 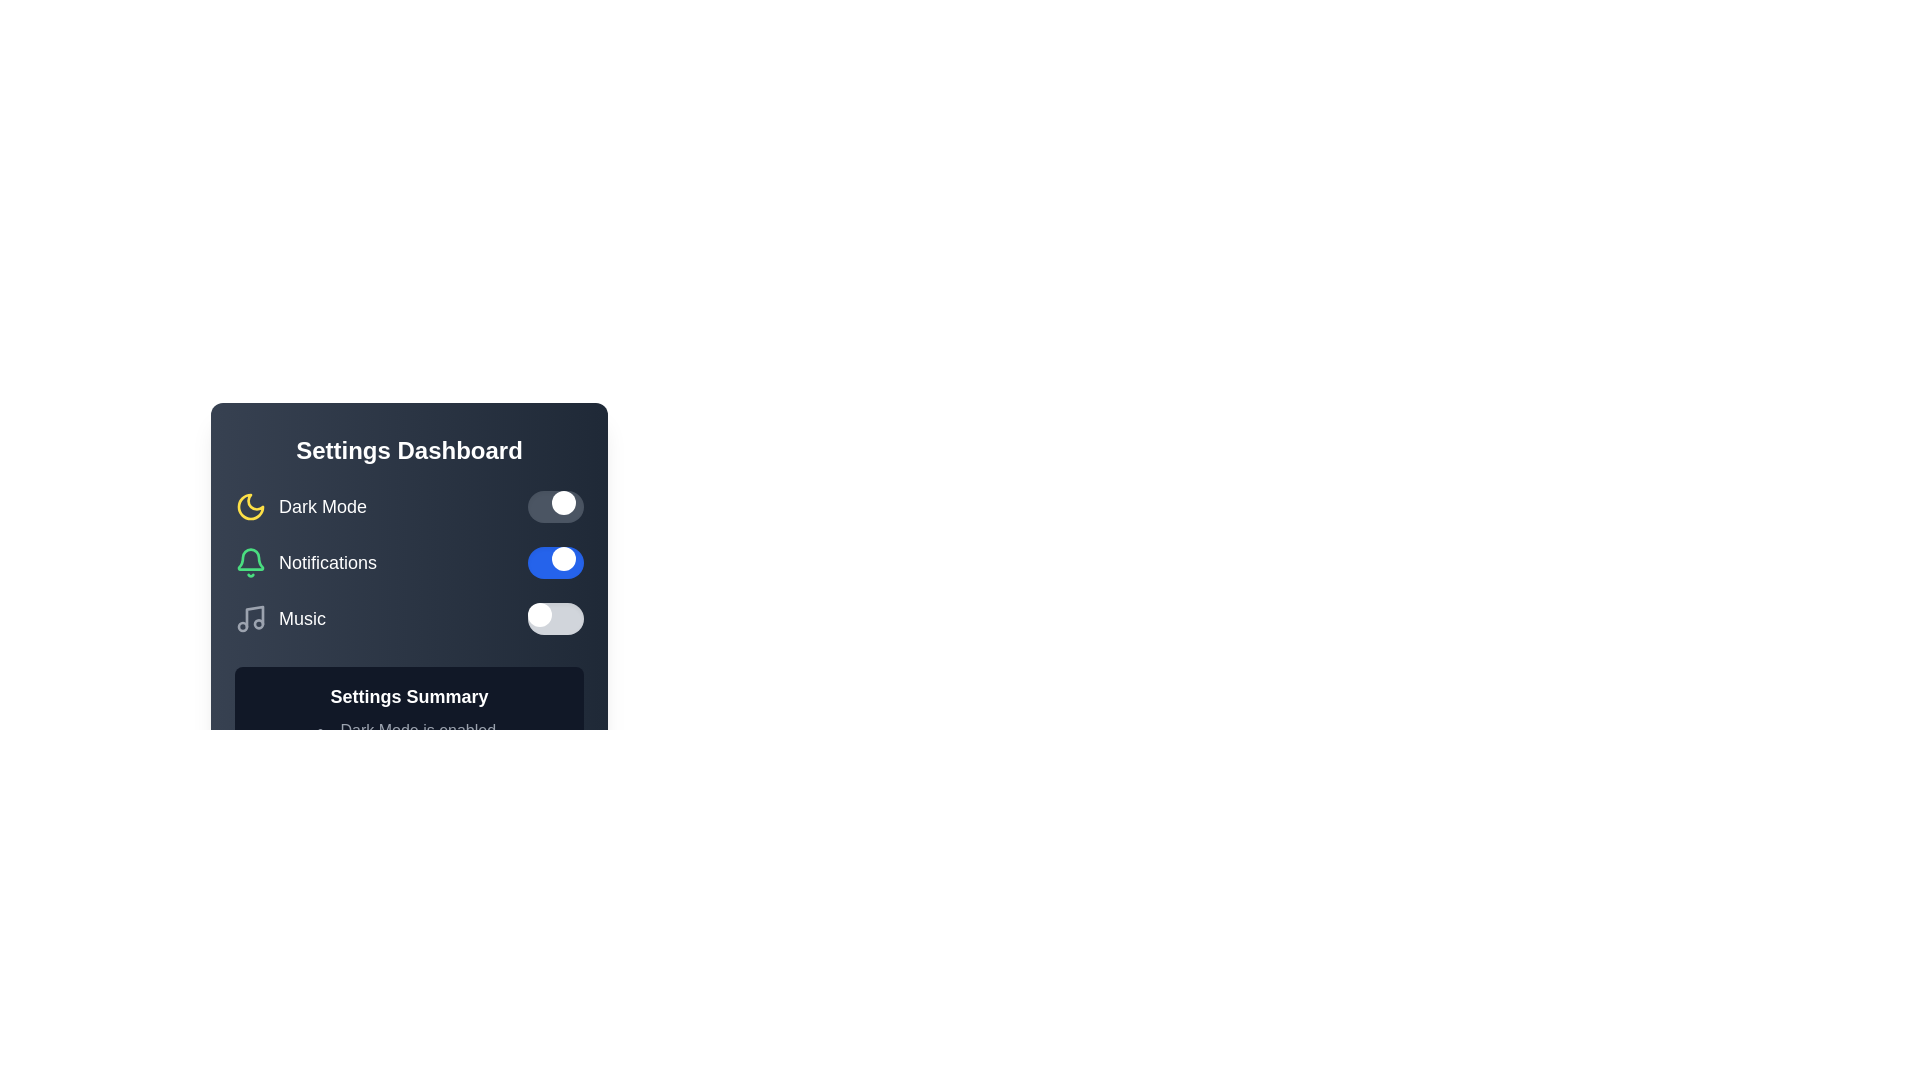 I want to click on the toggle switch for Notifications, located to the right of the 'Notifications' label in the 'Settings Dashboard', to receive visual feedback, so click(x=556, y=563).